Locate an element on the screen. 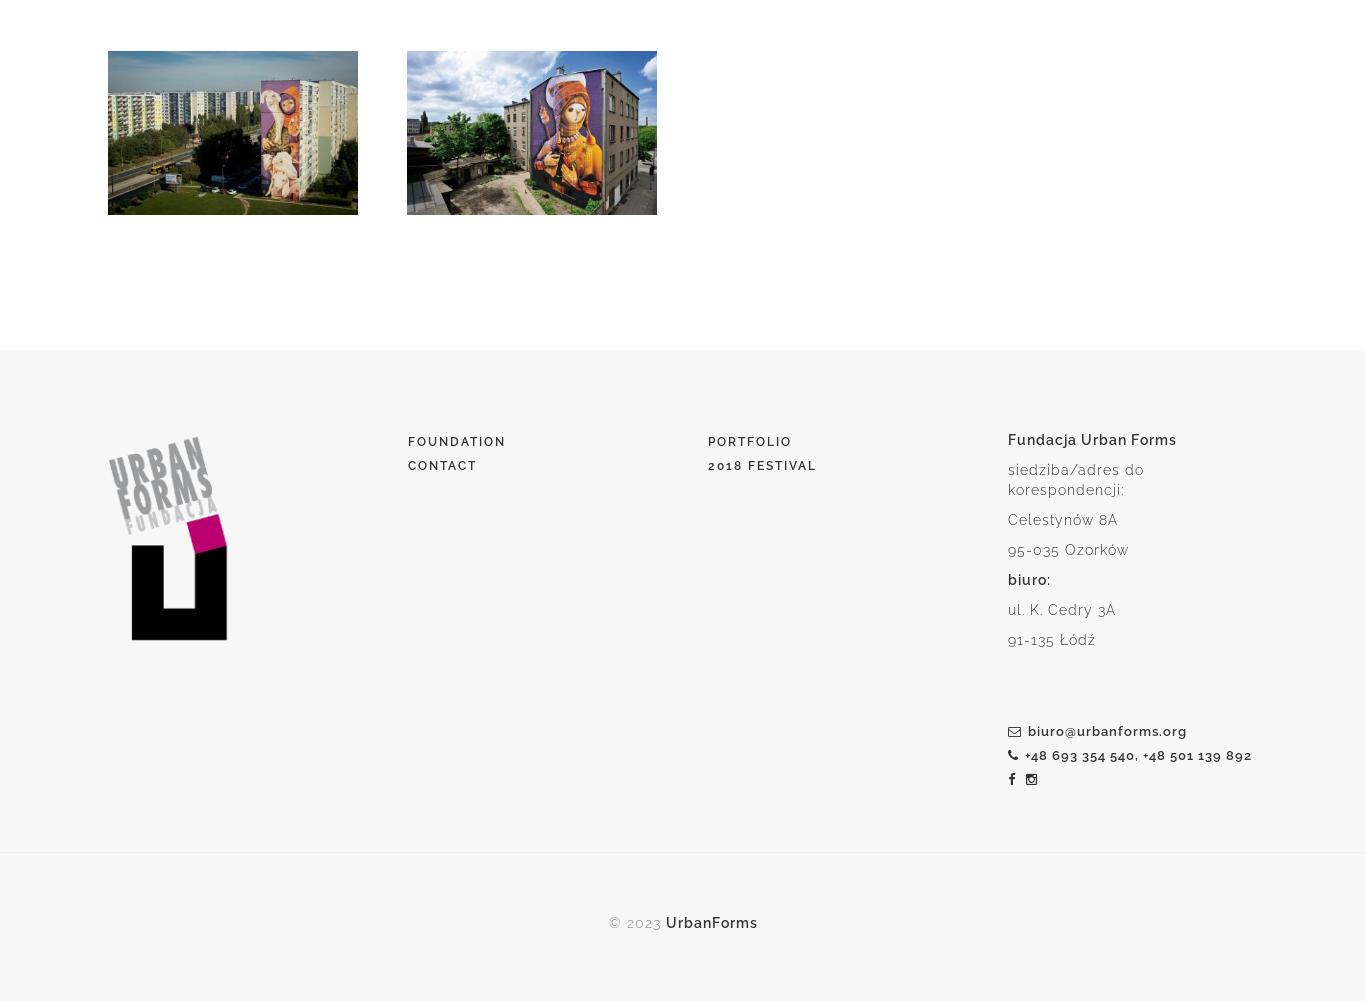 This screenshot has width=1366, height=1001. 'UrbanForms' is located at coordinates (663, 923).